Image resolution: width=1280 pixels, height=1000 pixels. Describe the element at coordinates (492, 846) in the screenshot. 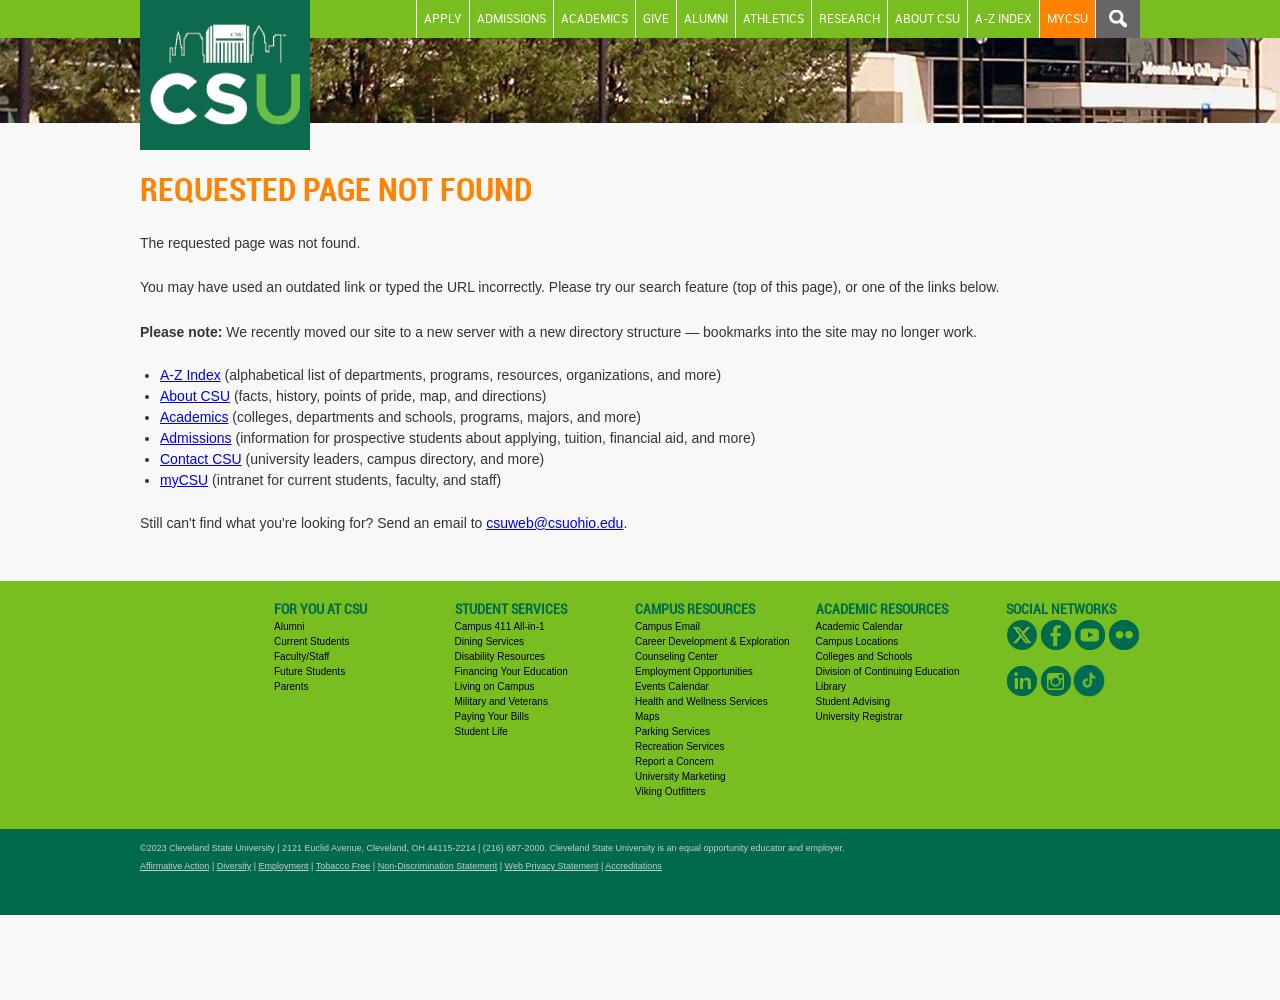

I see `'©2023 Cleveland State University | 2121 Euclid Avenue, Cleveland, OH 44115-2214 | (216) 687-2000. Cleveland State University is an equal opportunity educator and employer.'` at that location.